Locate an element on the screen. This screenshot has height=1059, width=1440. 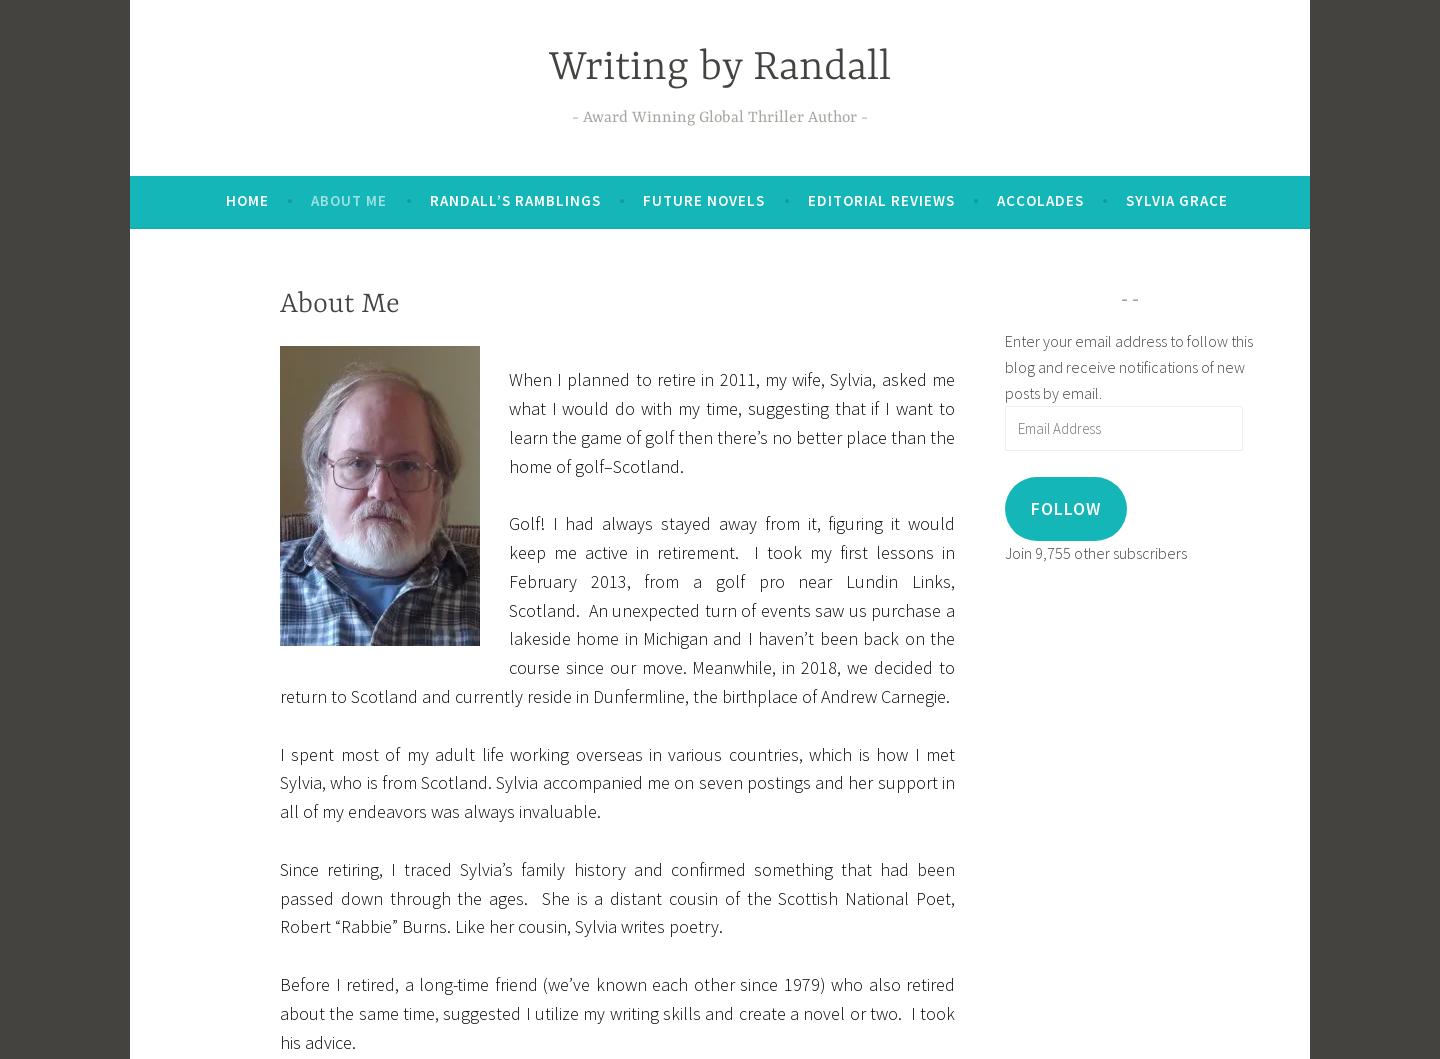
'Enter your email address to follow this blog and receive notifications of new posts by email.' is located at coordinates (1003, 365).